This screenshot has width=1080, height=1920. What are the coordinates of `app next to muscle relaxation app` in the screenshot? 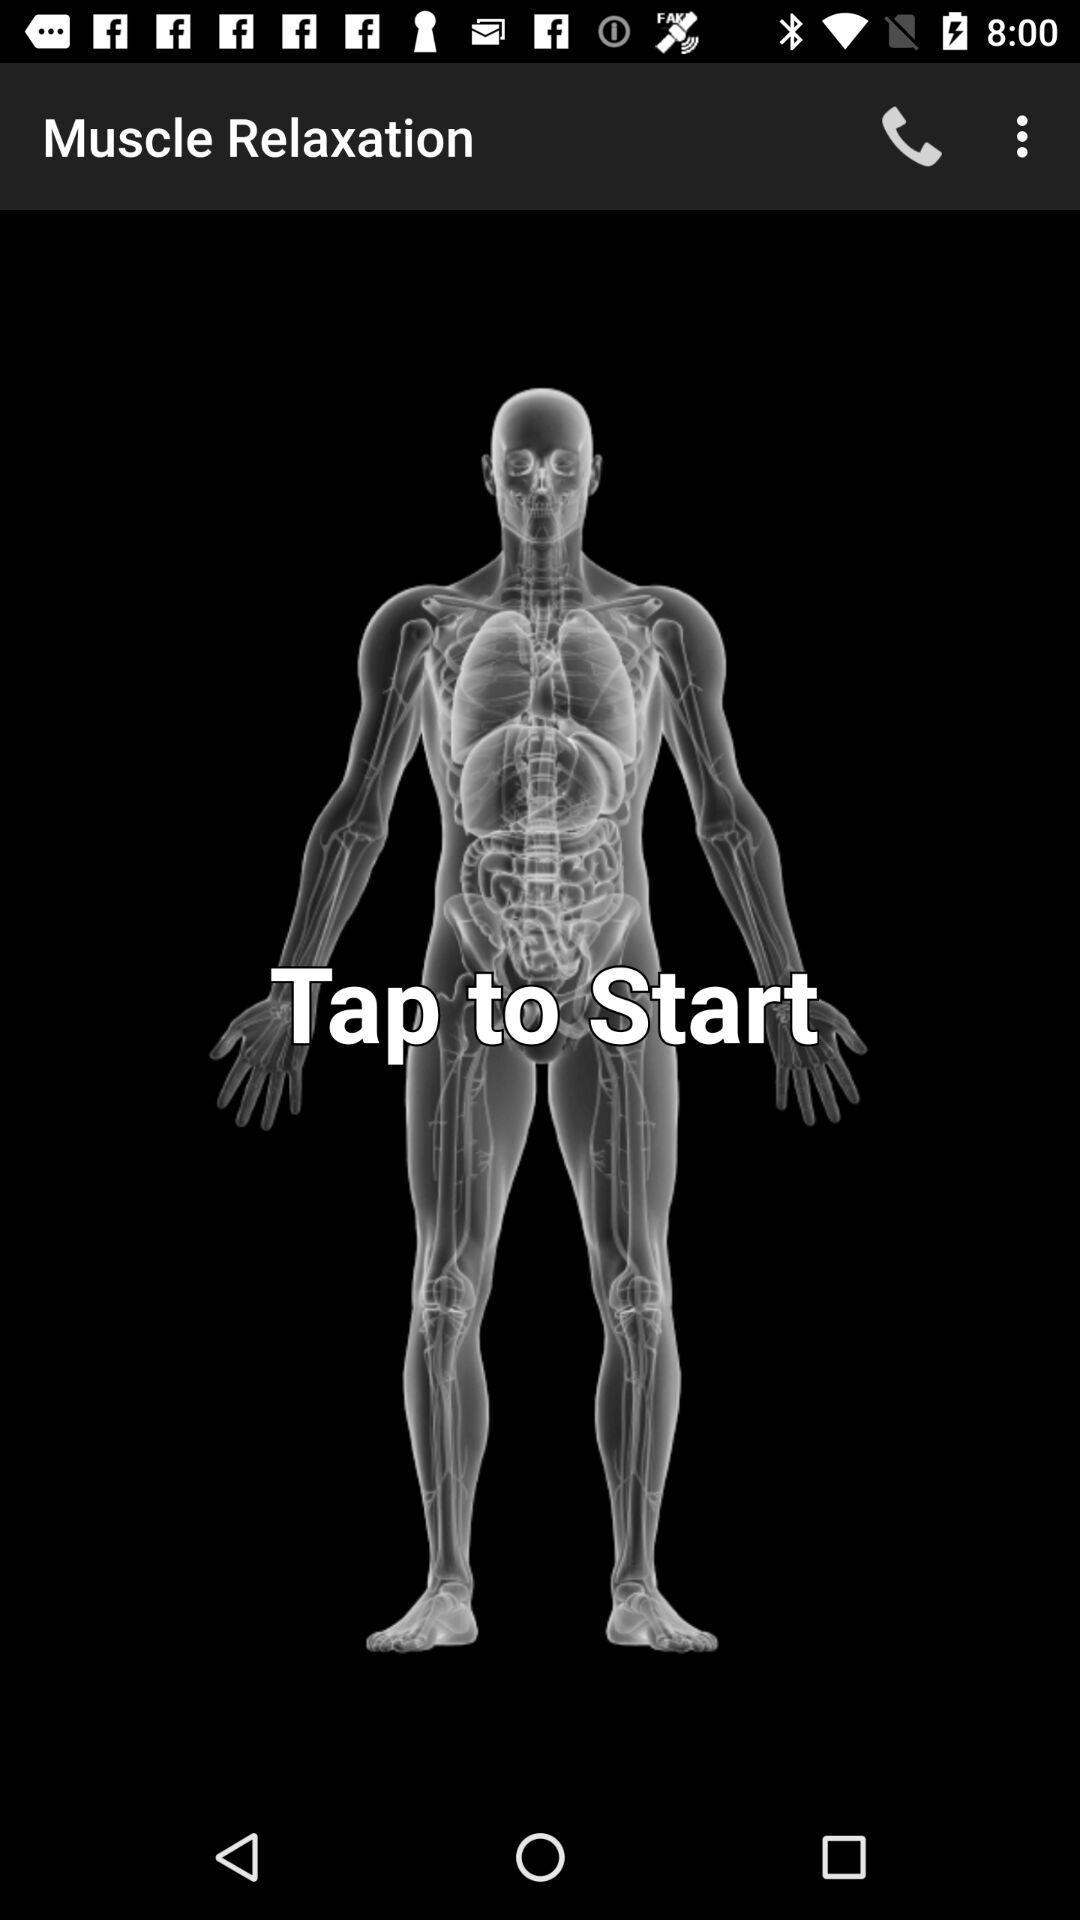 It's located at (911, 135).